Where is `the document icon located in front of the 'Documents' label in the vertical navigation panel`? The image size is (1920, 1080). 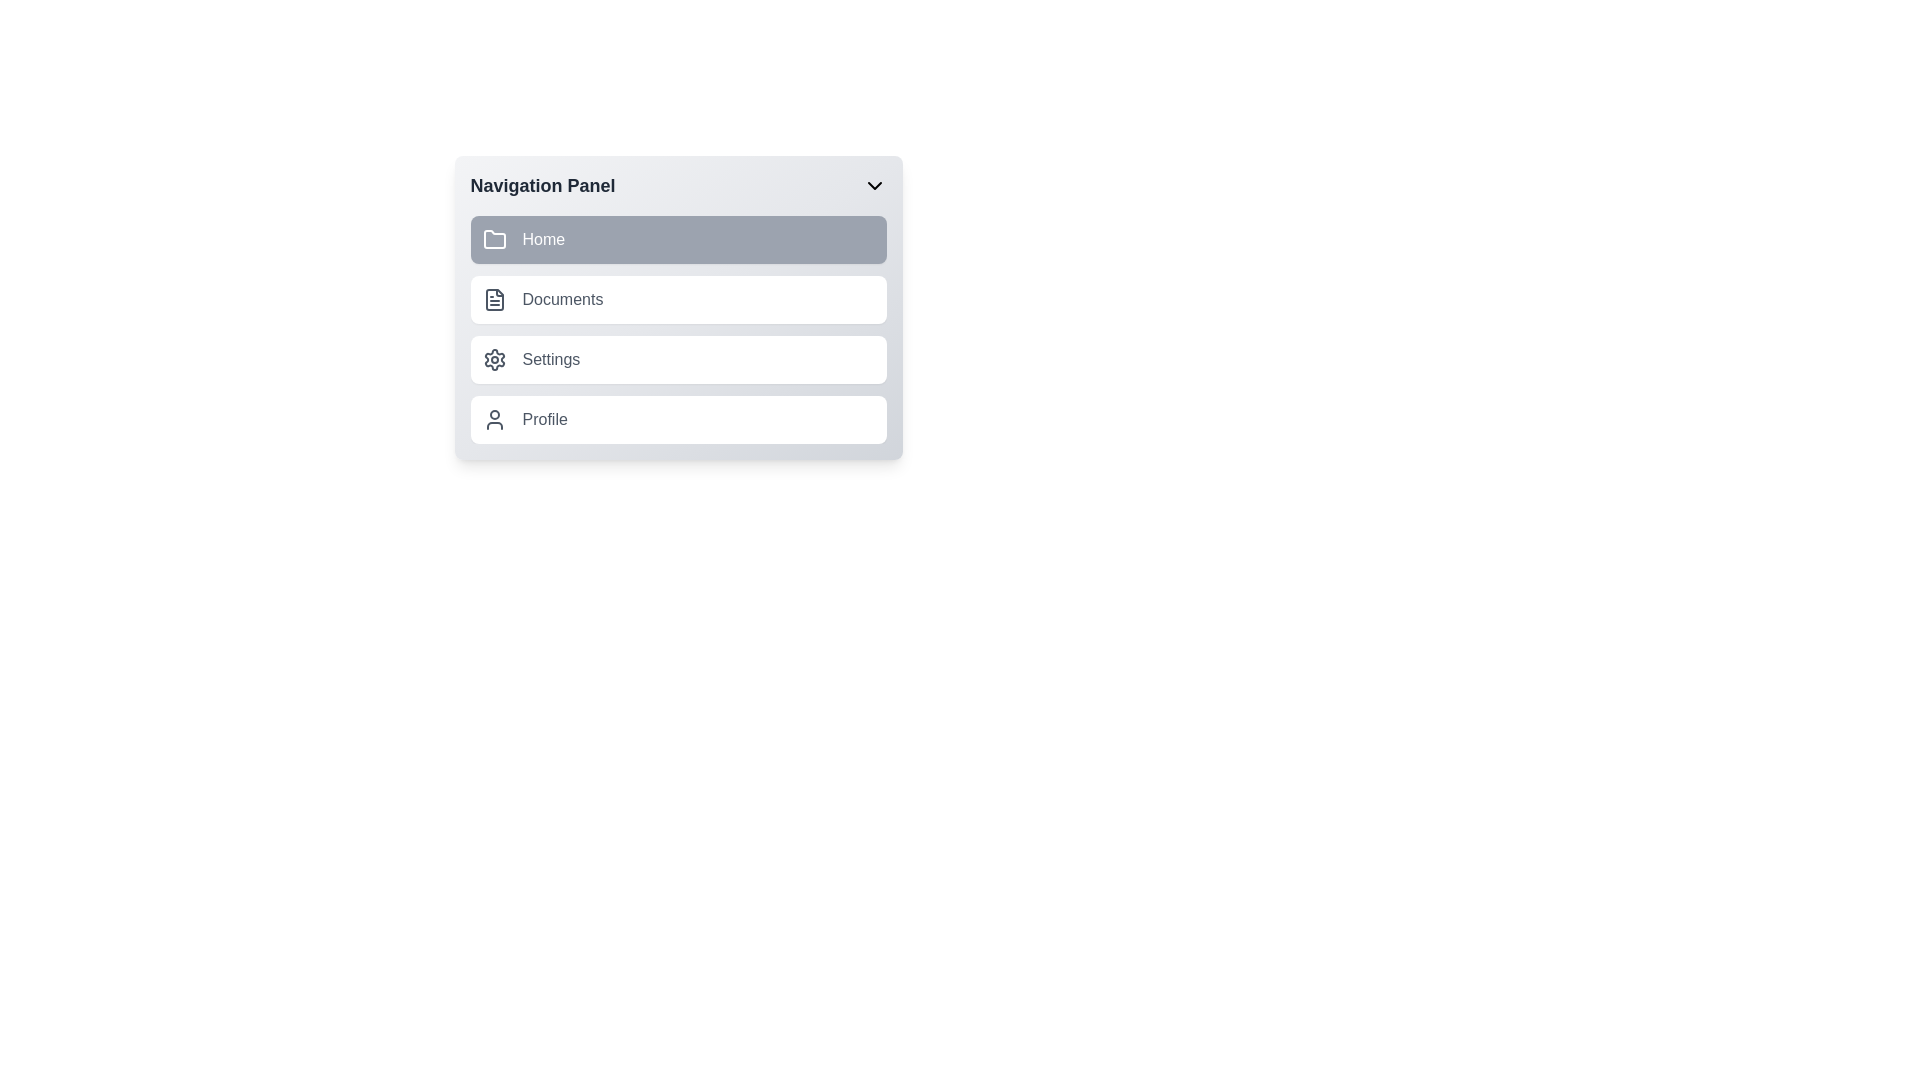
the document icon located in front of the 'Documents' label in the vertical navigation panel is located at coordinates (494, 300).